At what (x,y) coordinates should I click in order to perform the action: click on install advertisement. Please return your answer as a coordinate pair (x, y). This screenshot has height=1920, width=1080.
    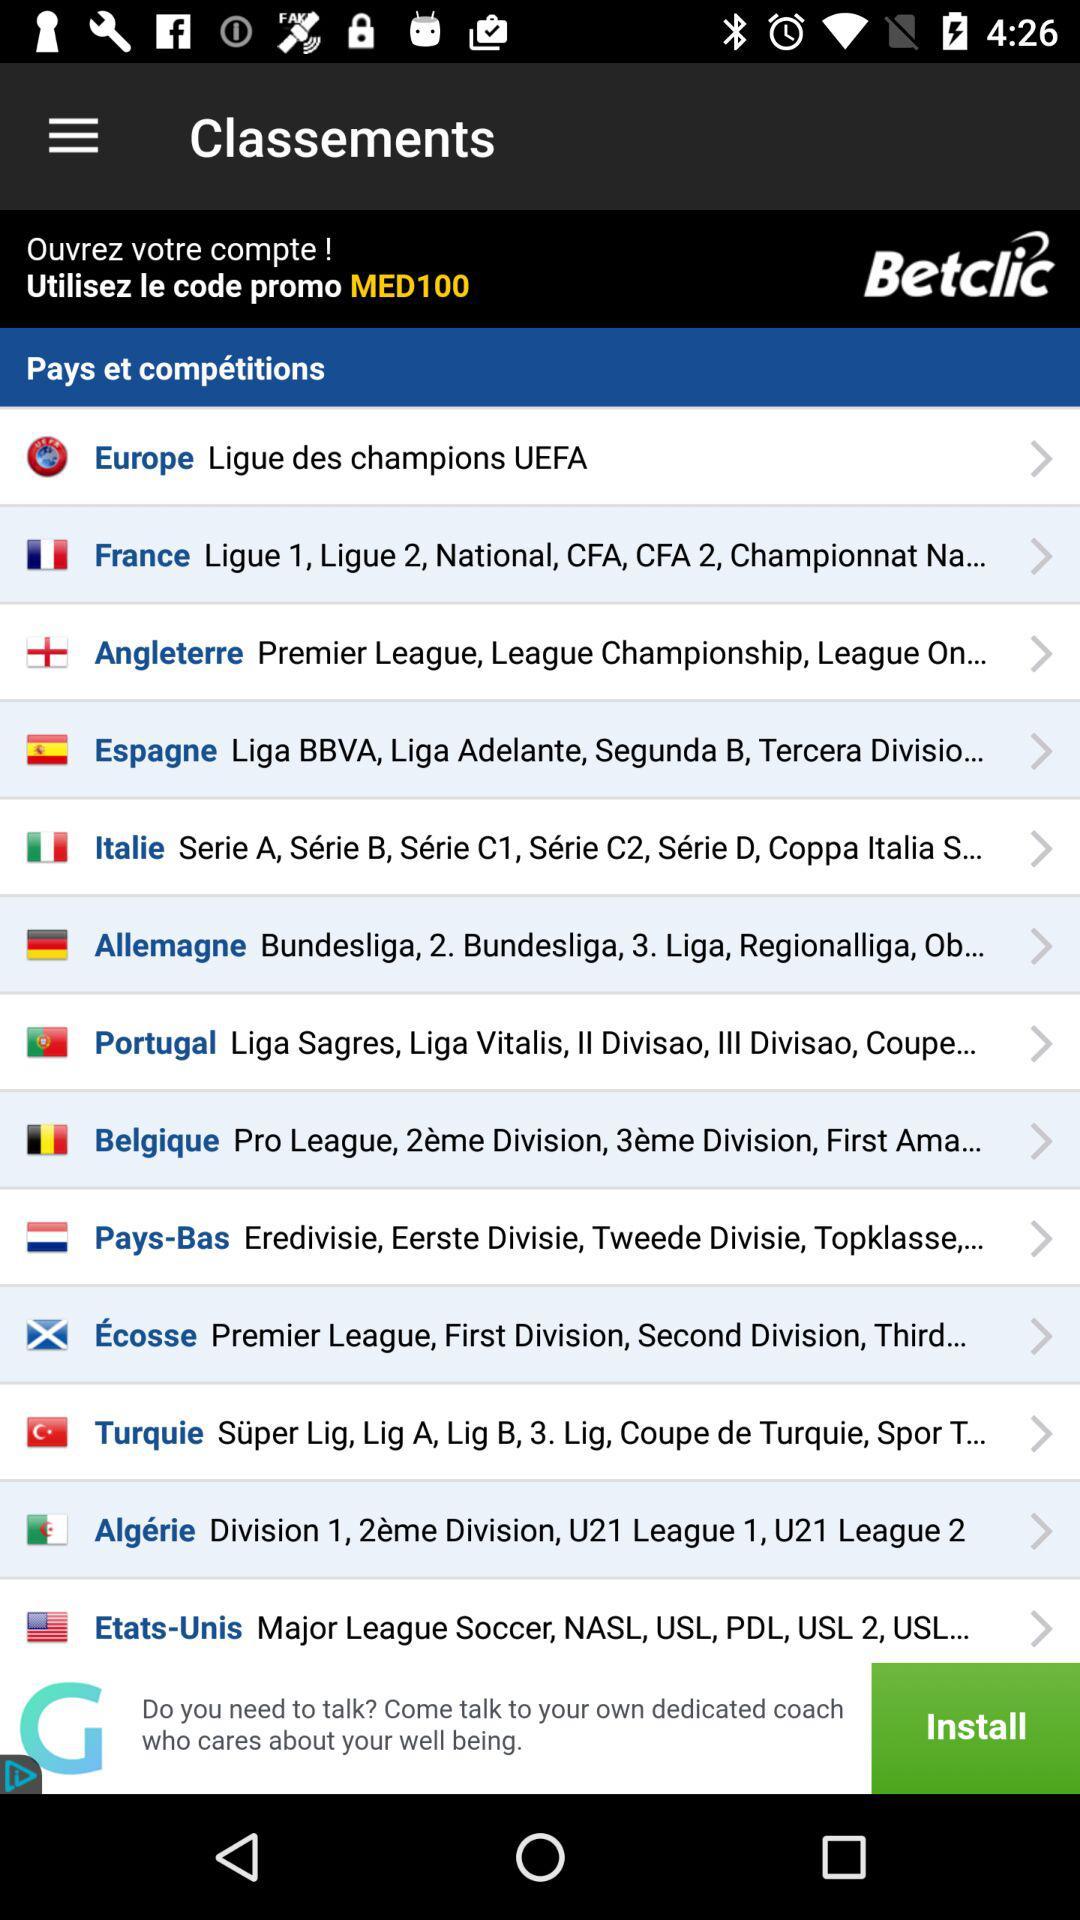
    Looking at the image, I should click on (540, 1727).